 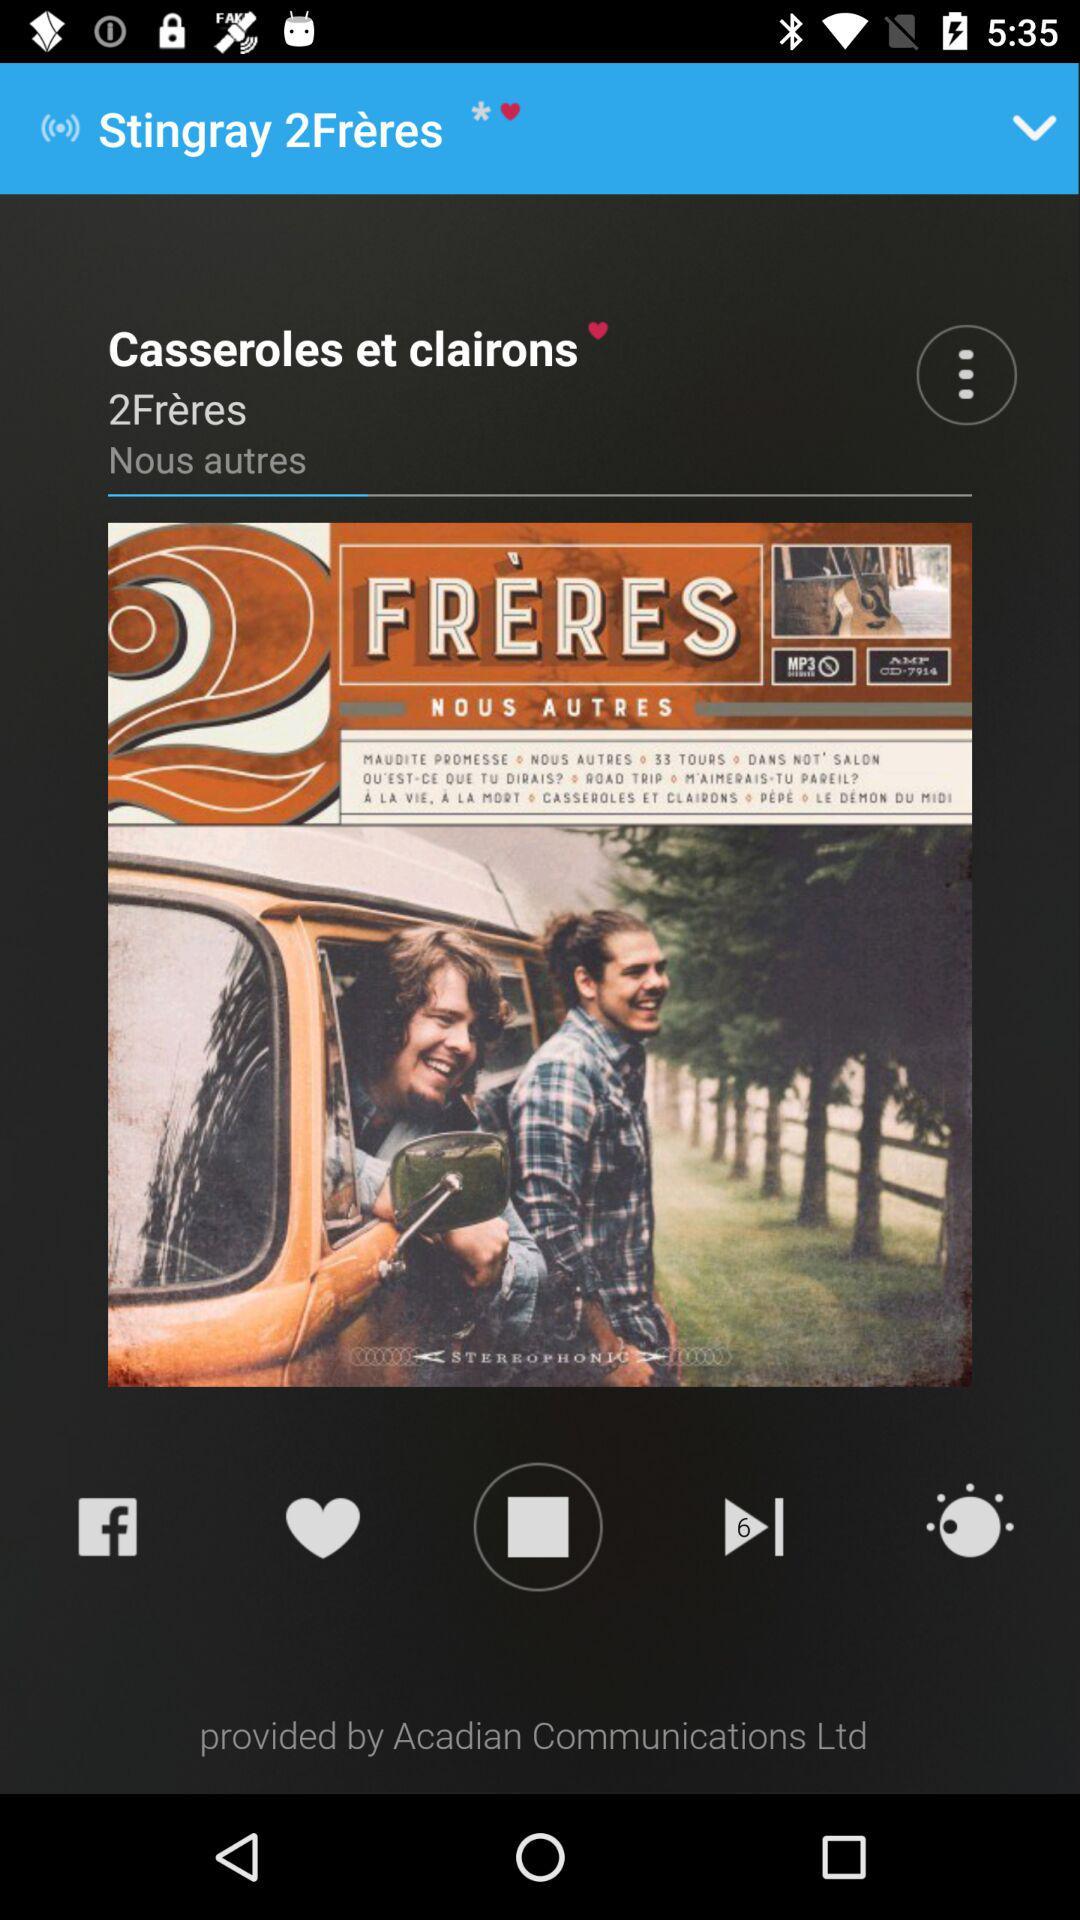 What do you see at coordinates (1034, 127) in the screenshot?
I see `the expand_more icon` at bounding box center [1034, 127].